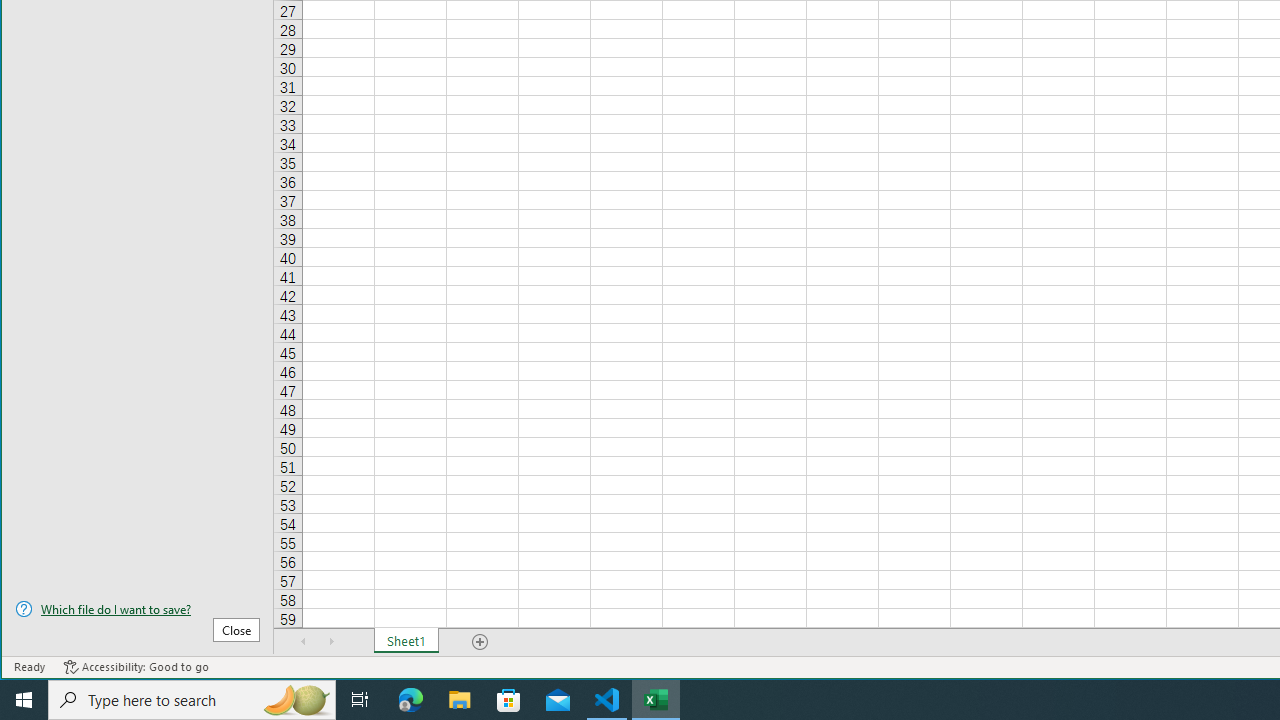  I want to click on 'Scroll Left', so click(303, 641).